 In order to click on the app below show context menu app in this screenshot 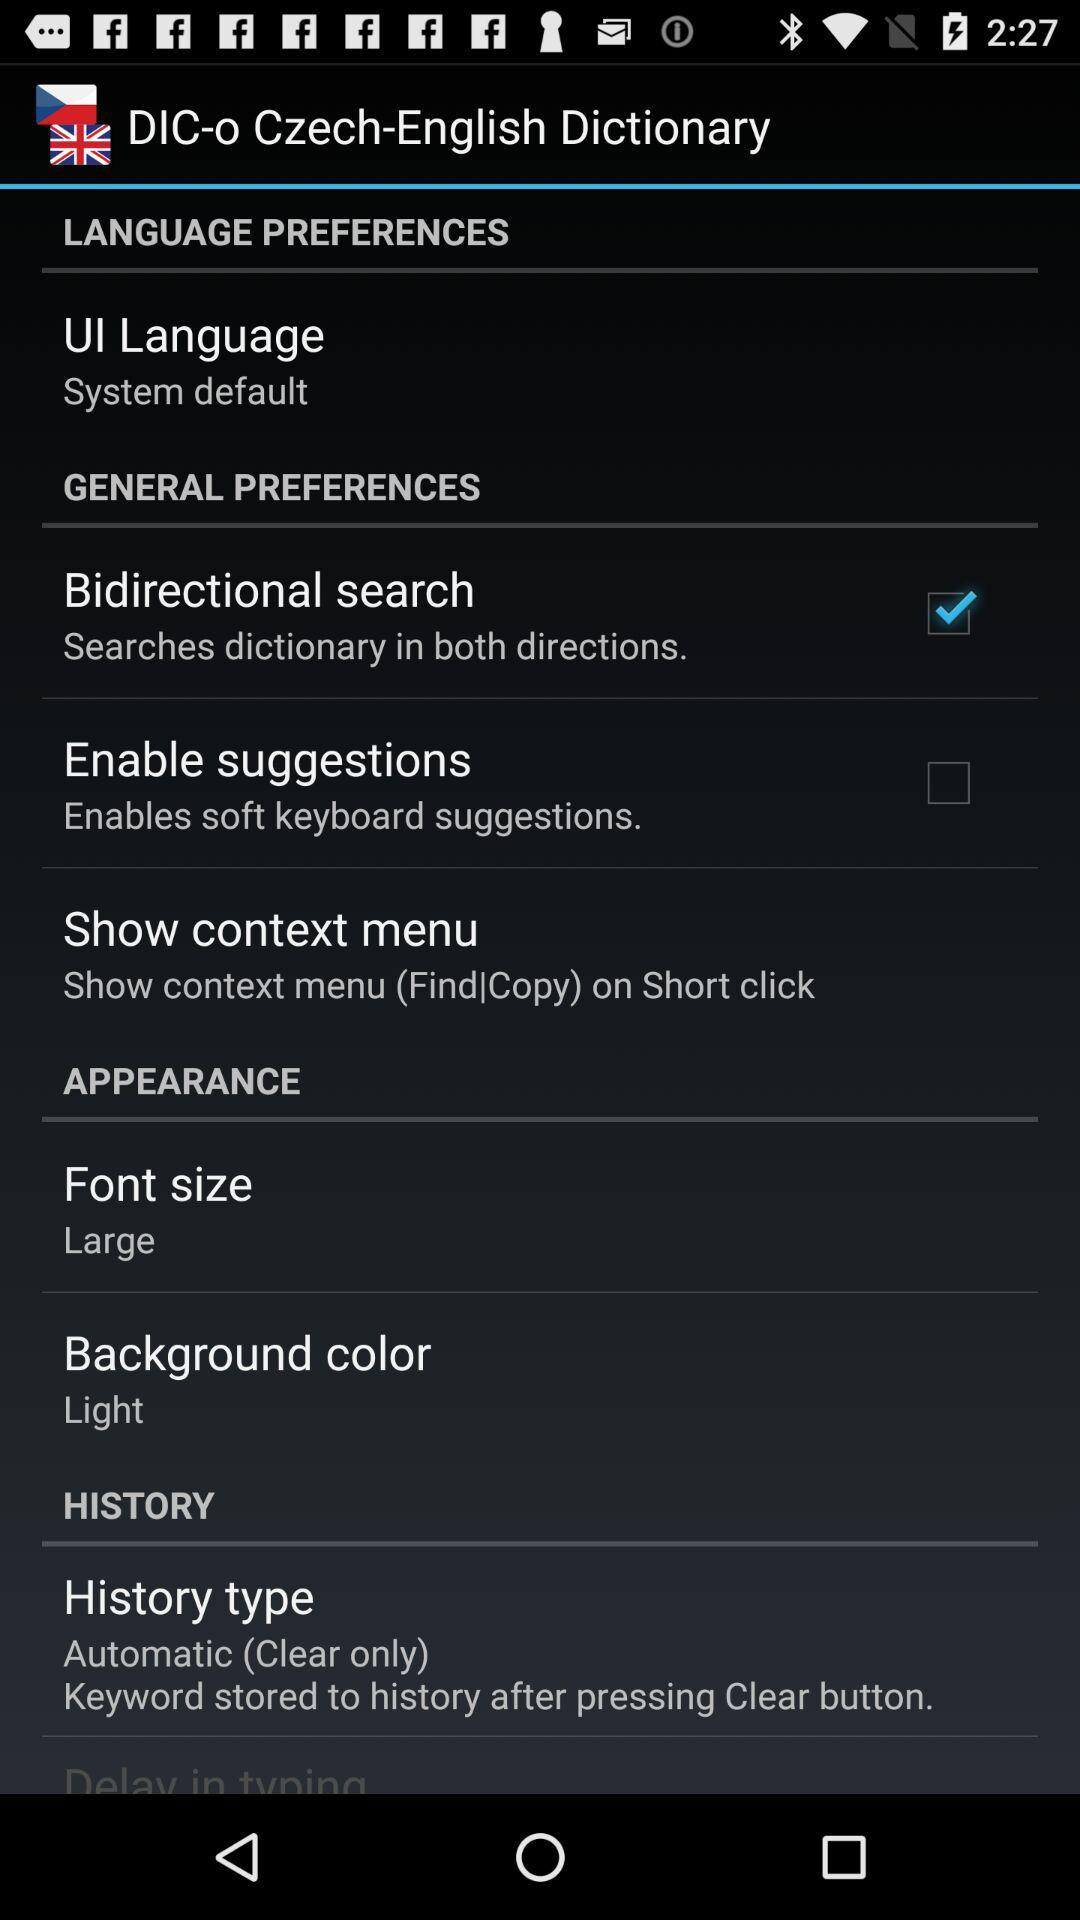, I will do `click(540, 1079)`.